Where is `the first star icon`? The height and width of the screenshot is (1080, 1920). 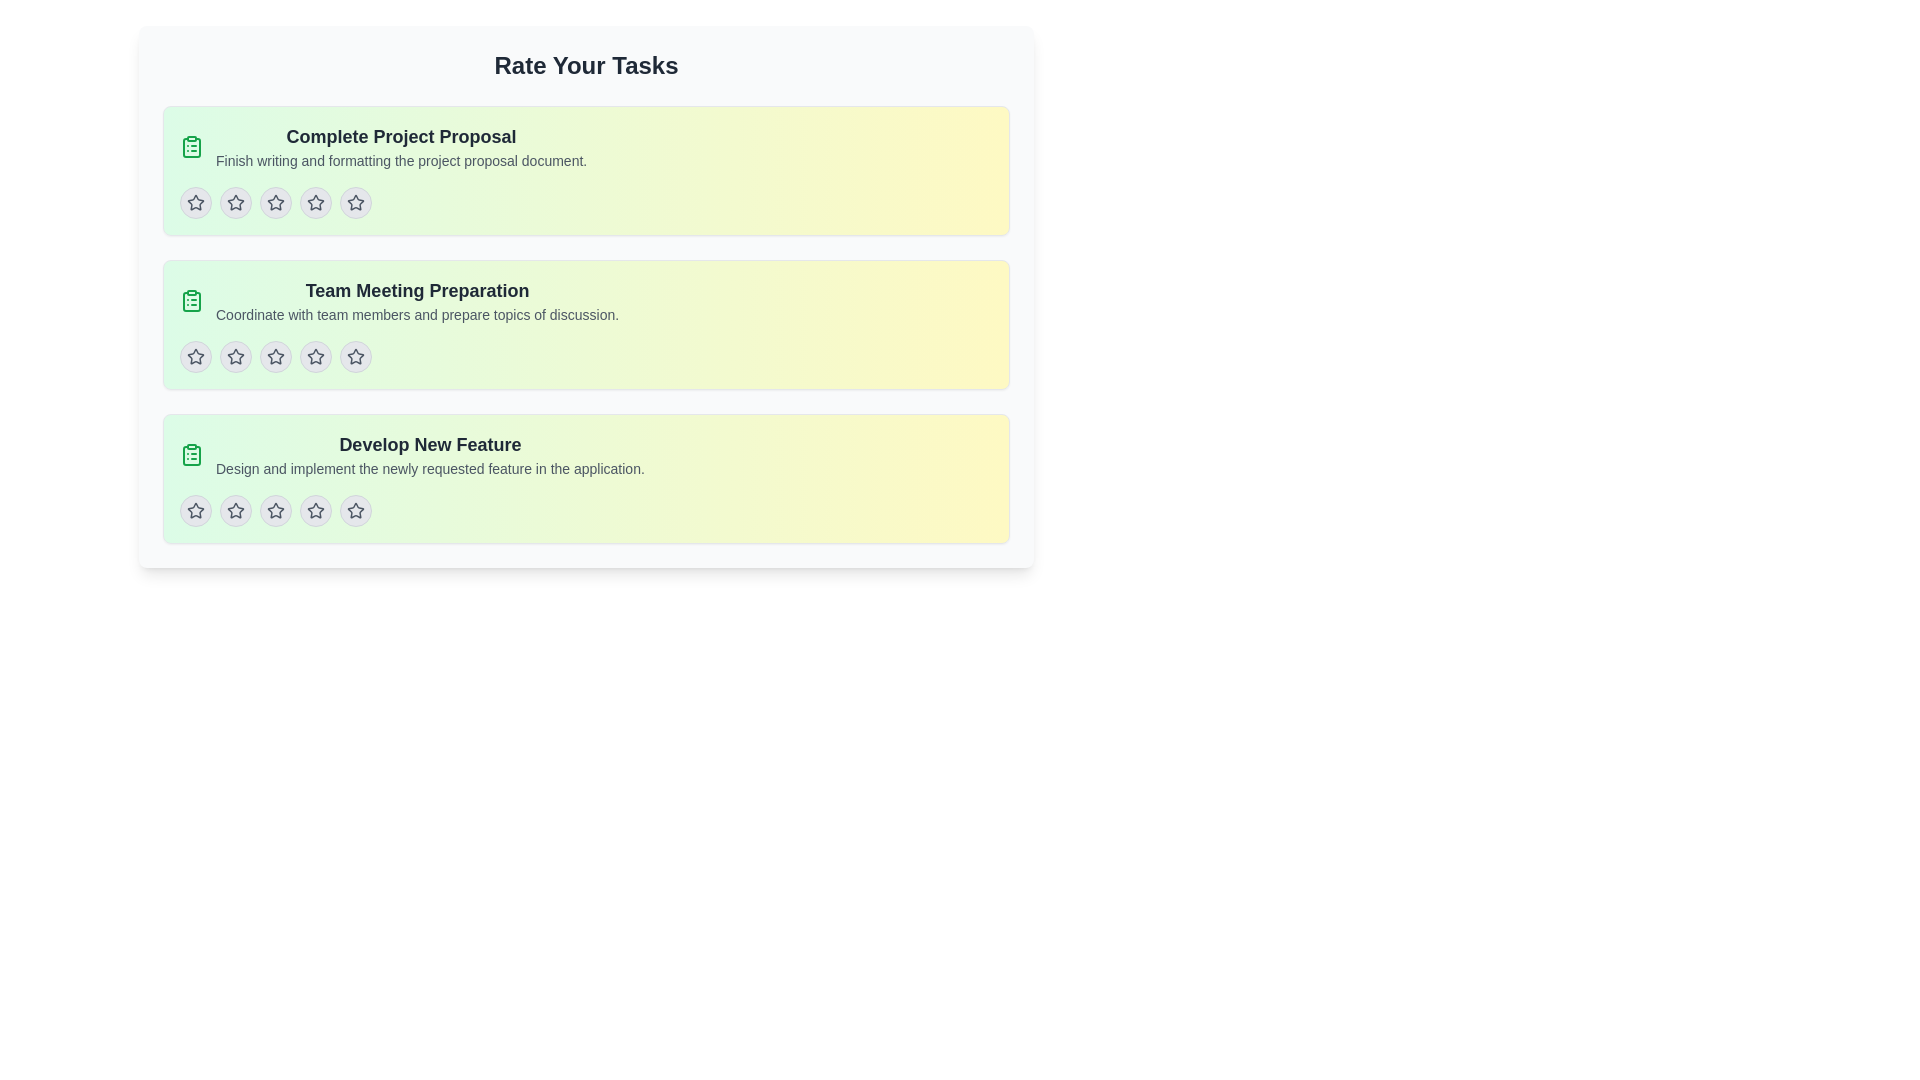
the first star icon is located at coordinates (235, 355).